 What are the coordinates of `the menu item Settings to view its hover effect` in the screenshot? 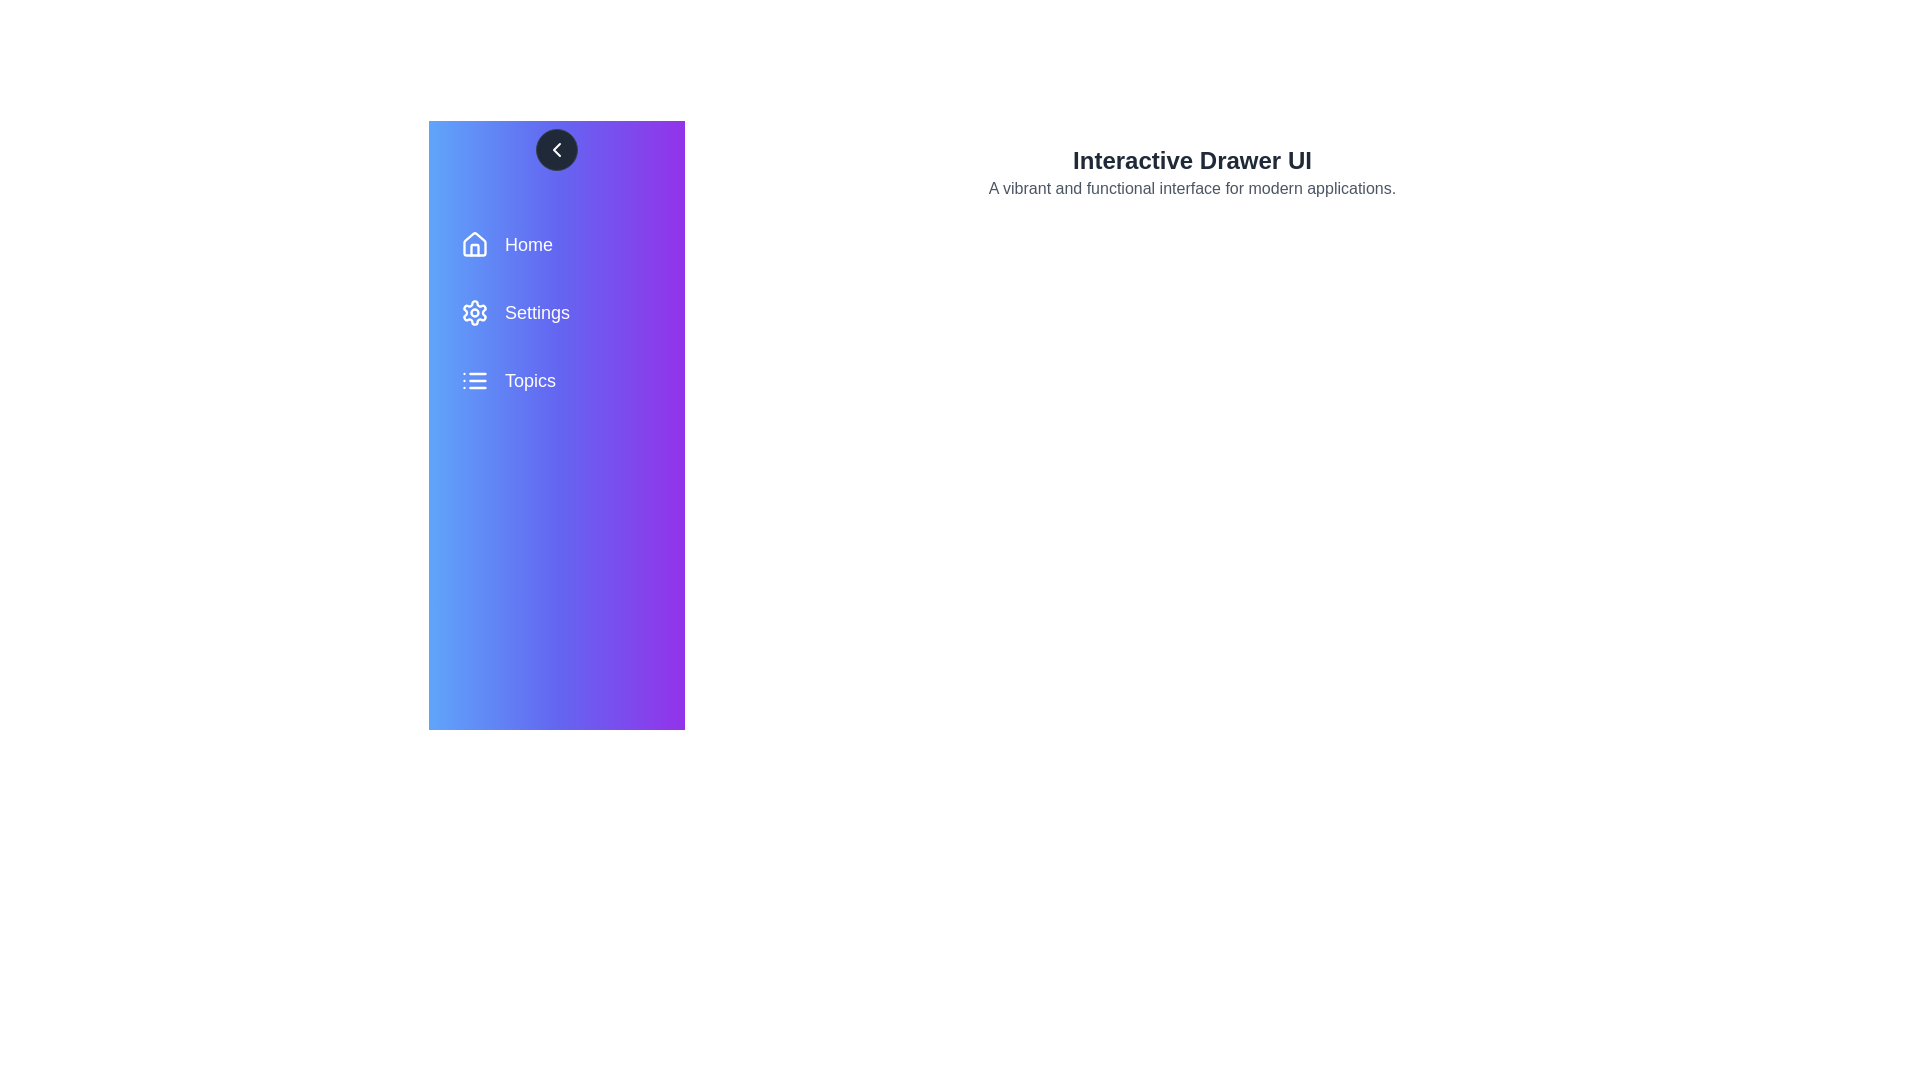 It's located at (556, 312).